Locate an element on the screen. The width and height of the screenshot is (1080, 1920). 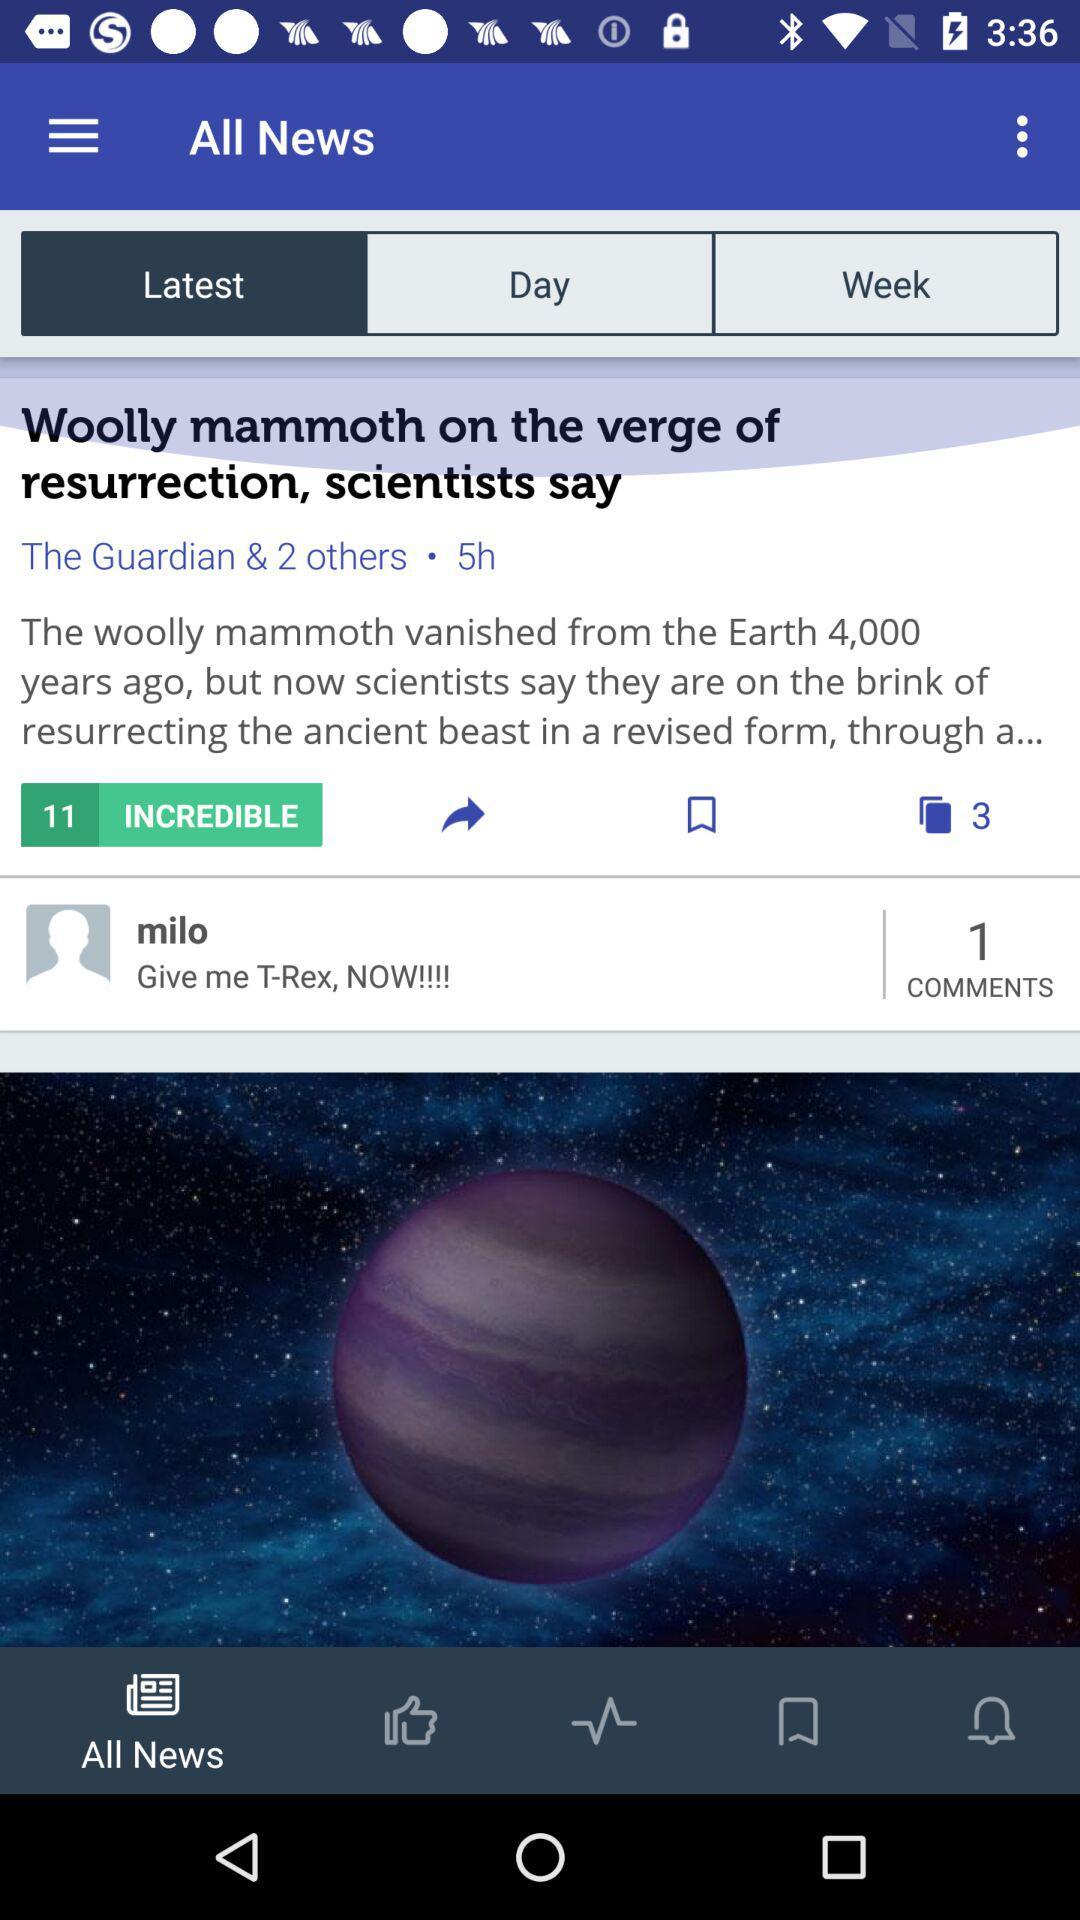
the latest icon is located at coordinates (193, 282).